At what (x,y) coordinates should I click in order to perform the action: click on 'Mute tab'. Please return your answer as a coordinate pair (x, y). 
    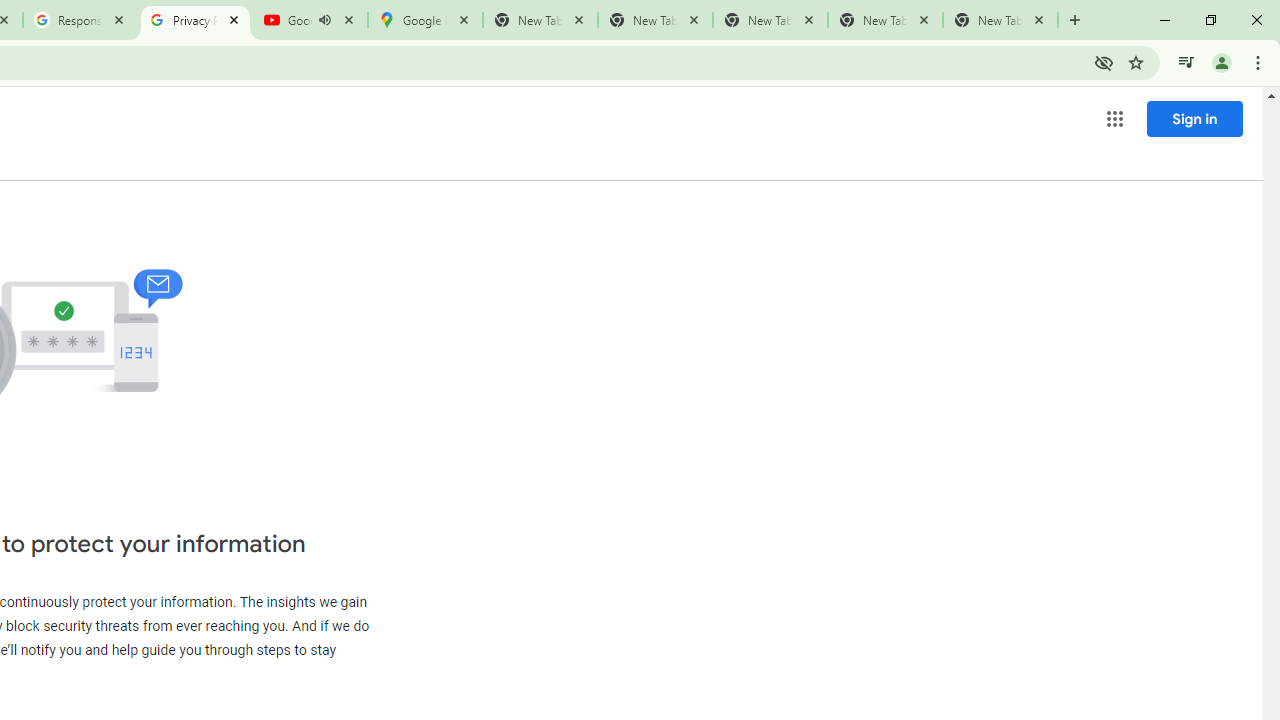
    Looking at the image, I should click on (325, 20).